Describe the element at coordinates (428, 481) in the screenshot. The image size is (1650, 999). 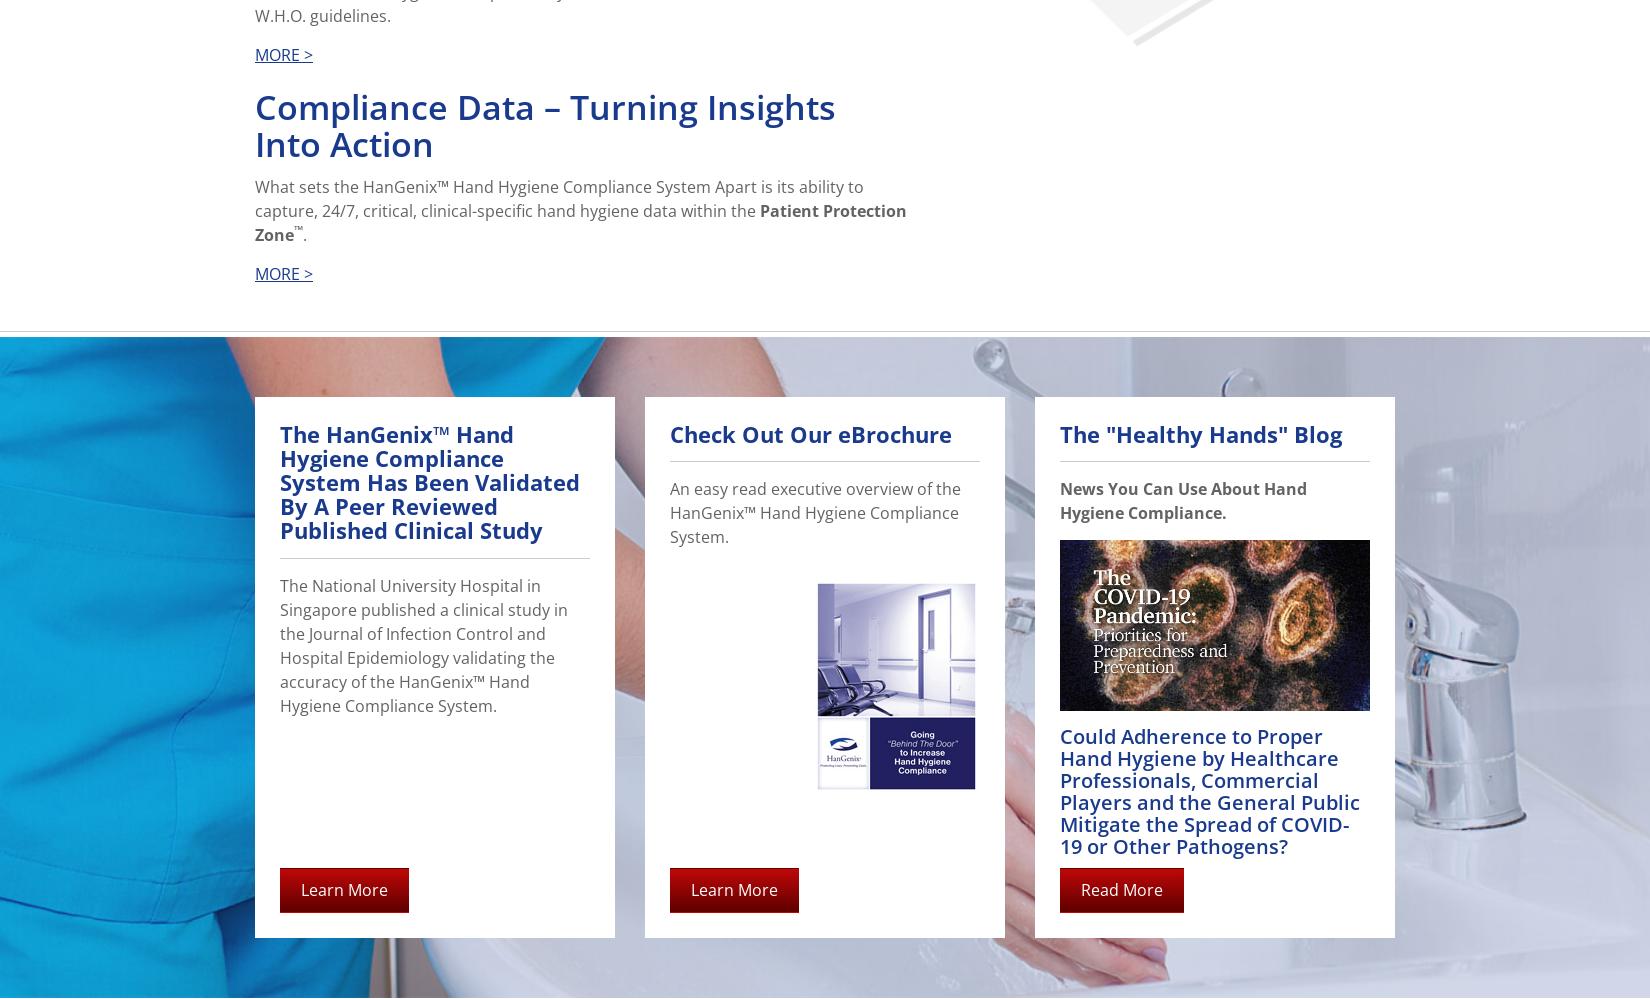
I see `'The HanGenix™ Hand Hygiene Compliance System Has Been Validated By A Peer Reviewed Published Clinical Study'` at that location.